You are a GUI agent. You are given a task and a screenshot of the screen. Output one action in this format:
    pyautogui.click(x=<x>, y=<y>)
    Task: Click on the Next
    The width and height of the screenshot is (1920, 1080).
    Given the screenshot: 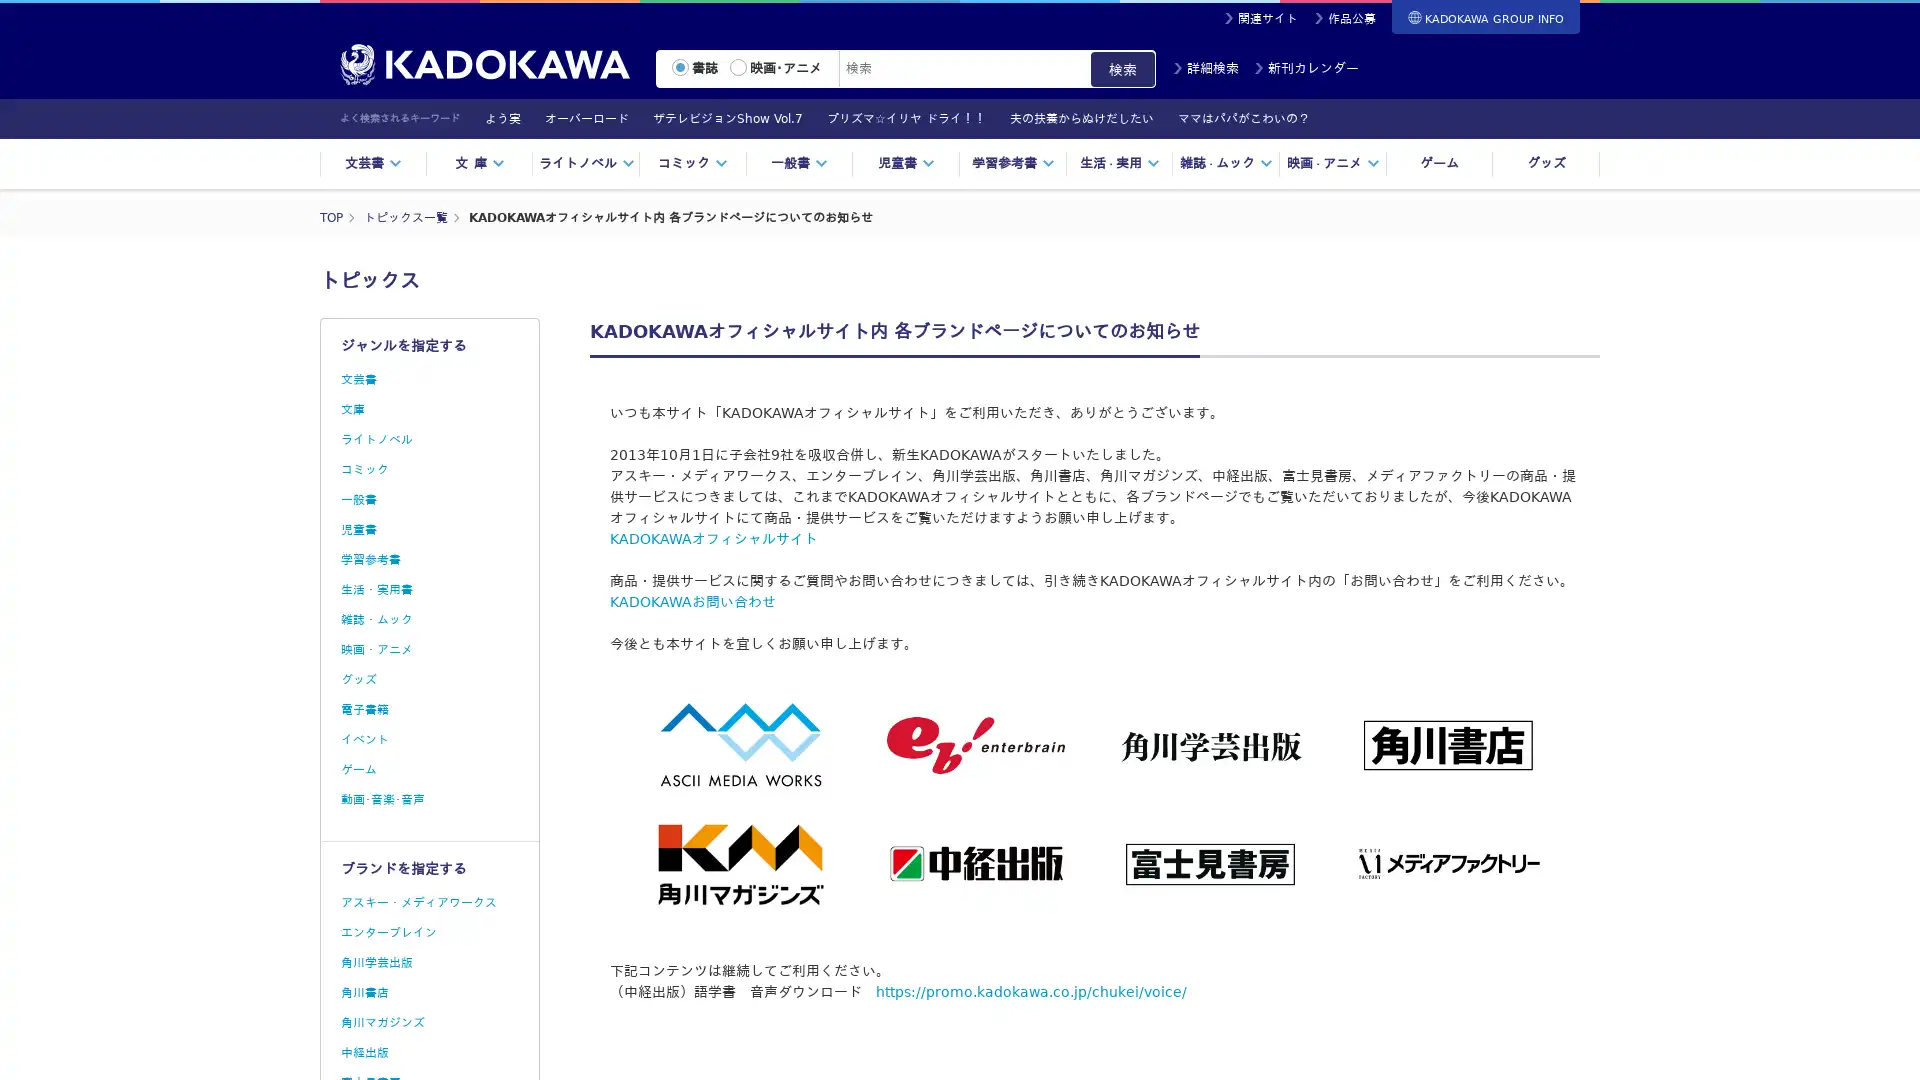 What is the action you would take?
    pyautogui.click(x=1593, y=119)
    